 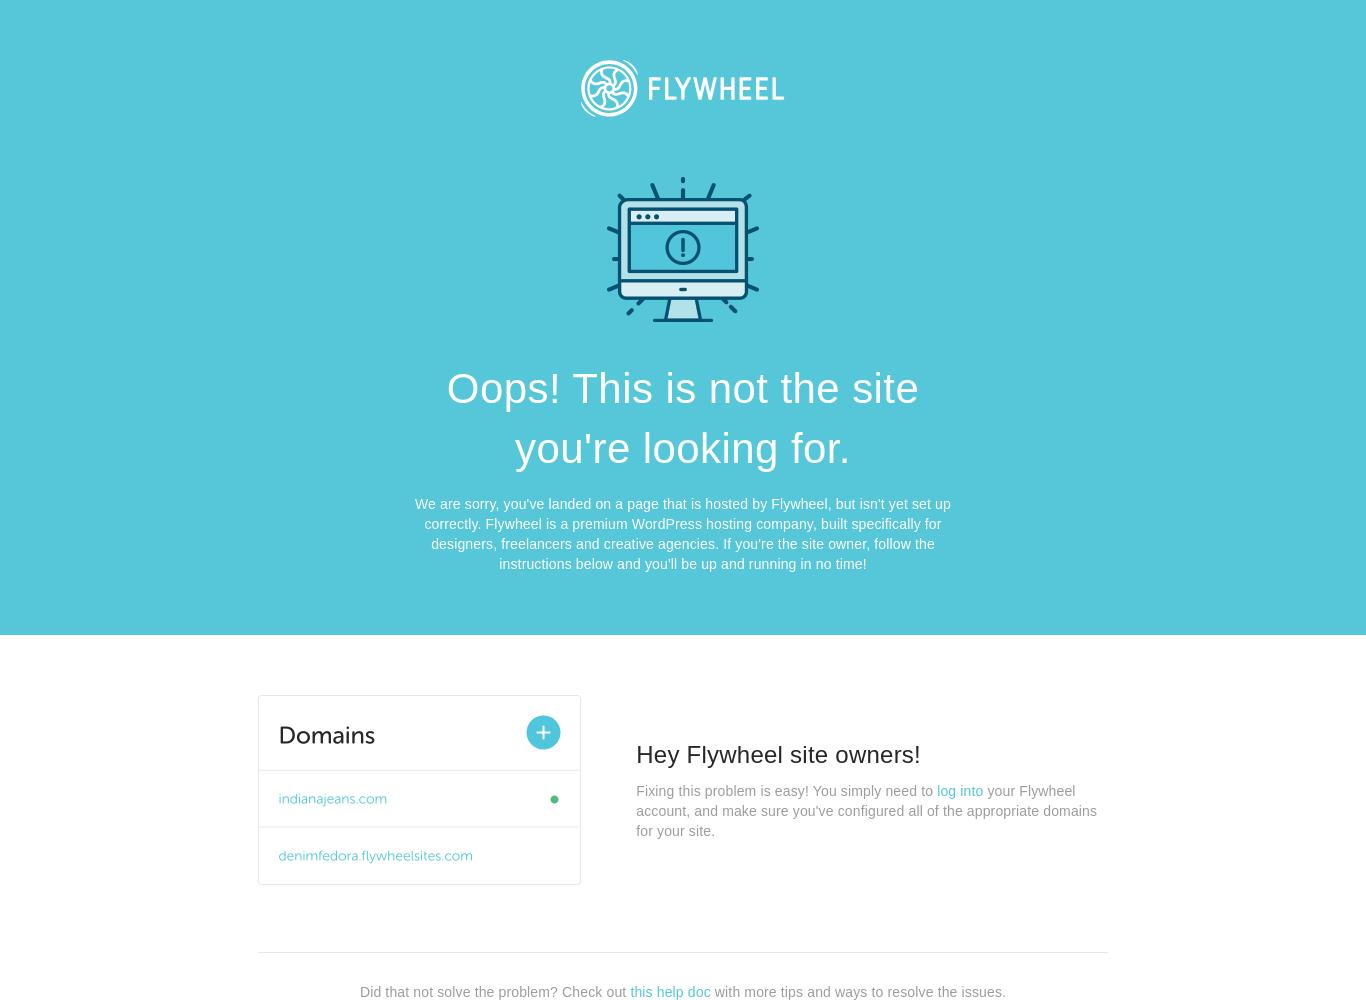 What do you see at coordinates (710, 990) in the screenshot?
I see `'with more tips and ways to resolve the issues.'` at bounding box center [710, 990].